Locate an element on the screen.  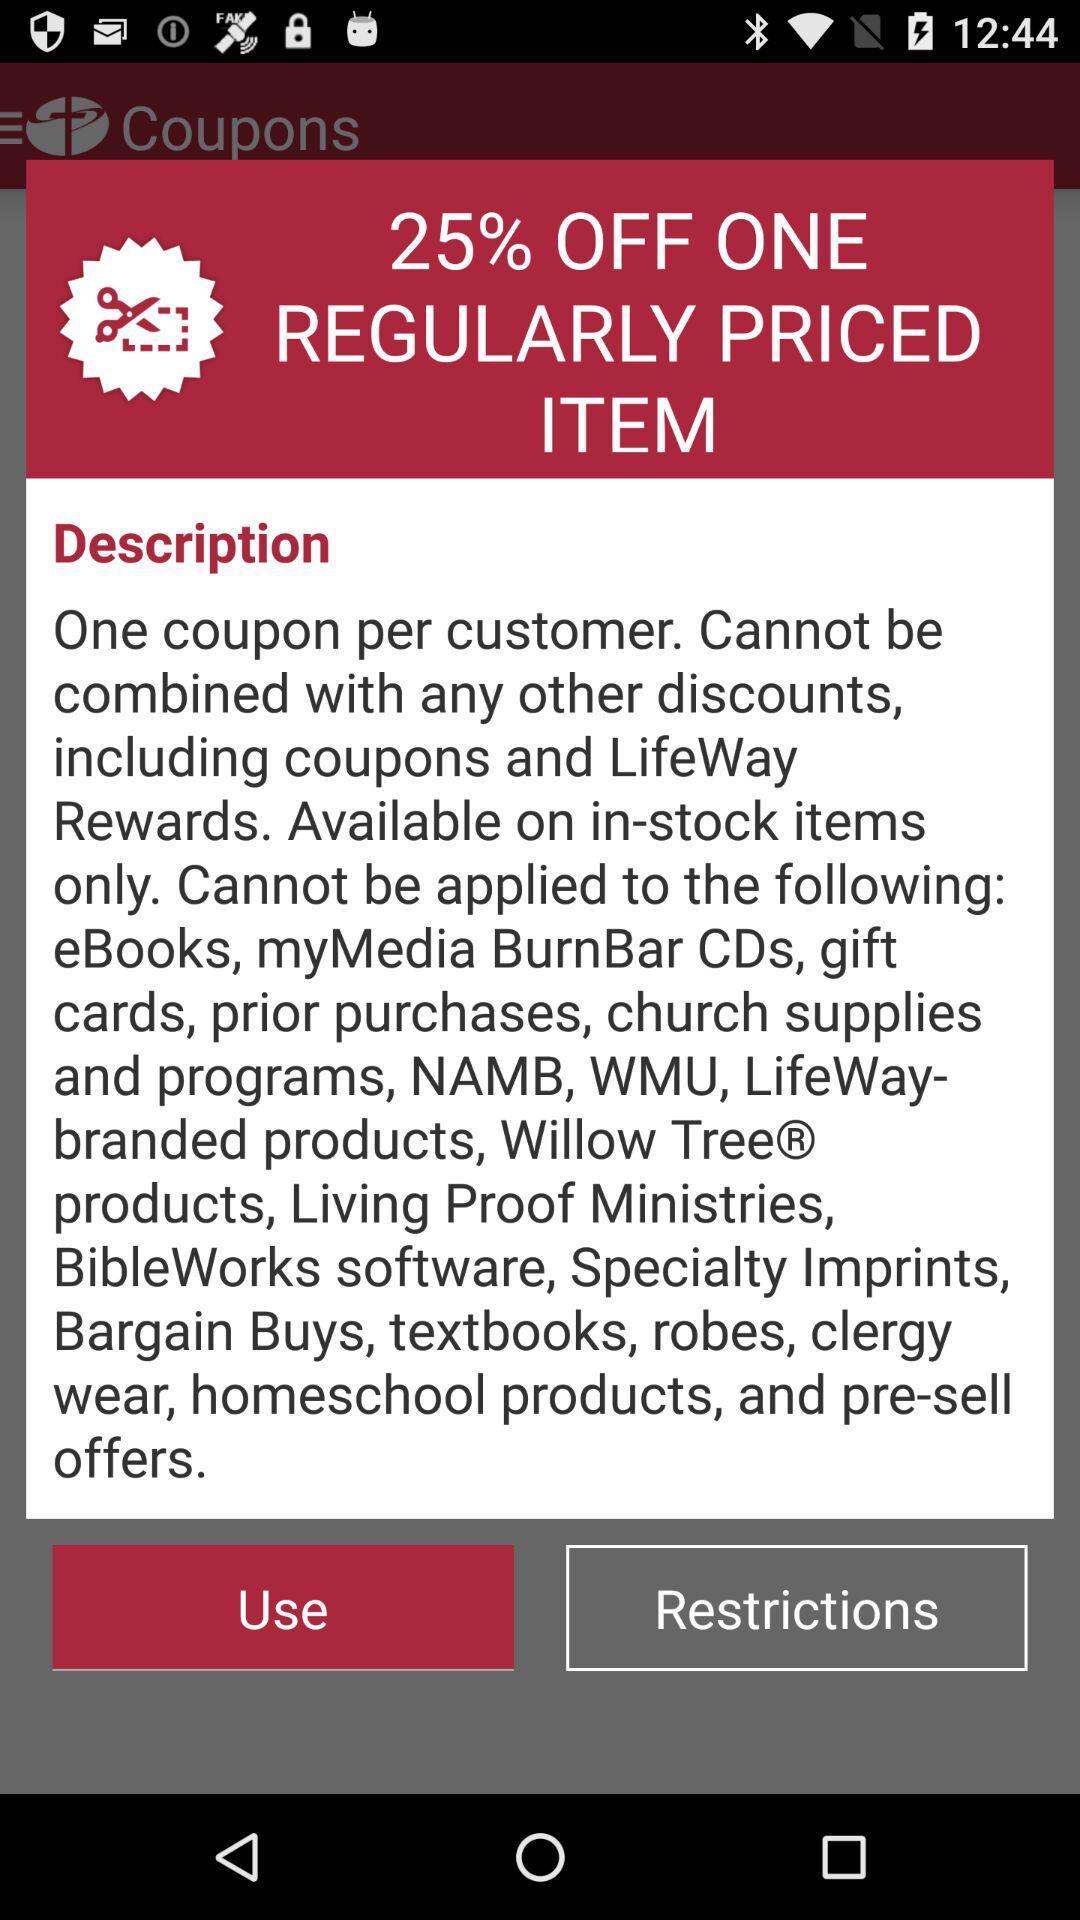
the button at the bottom right corner is located at coordinates (795, 1608).